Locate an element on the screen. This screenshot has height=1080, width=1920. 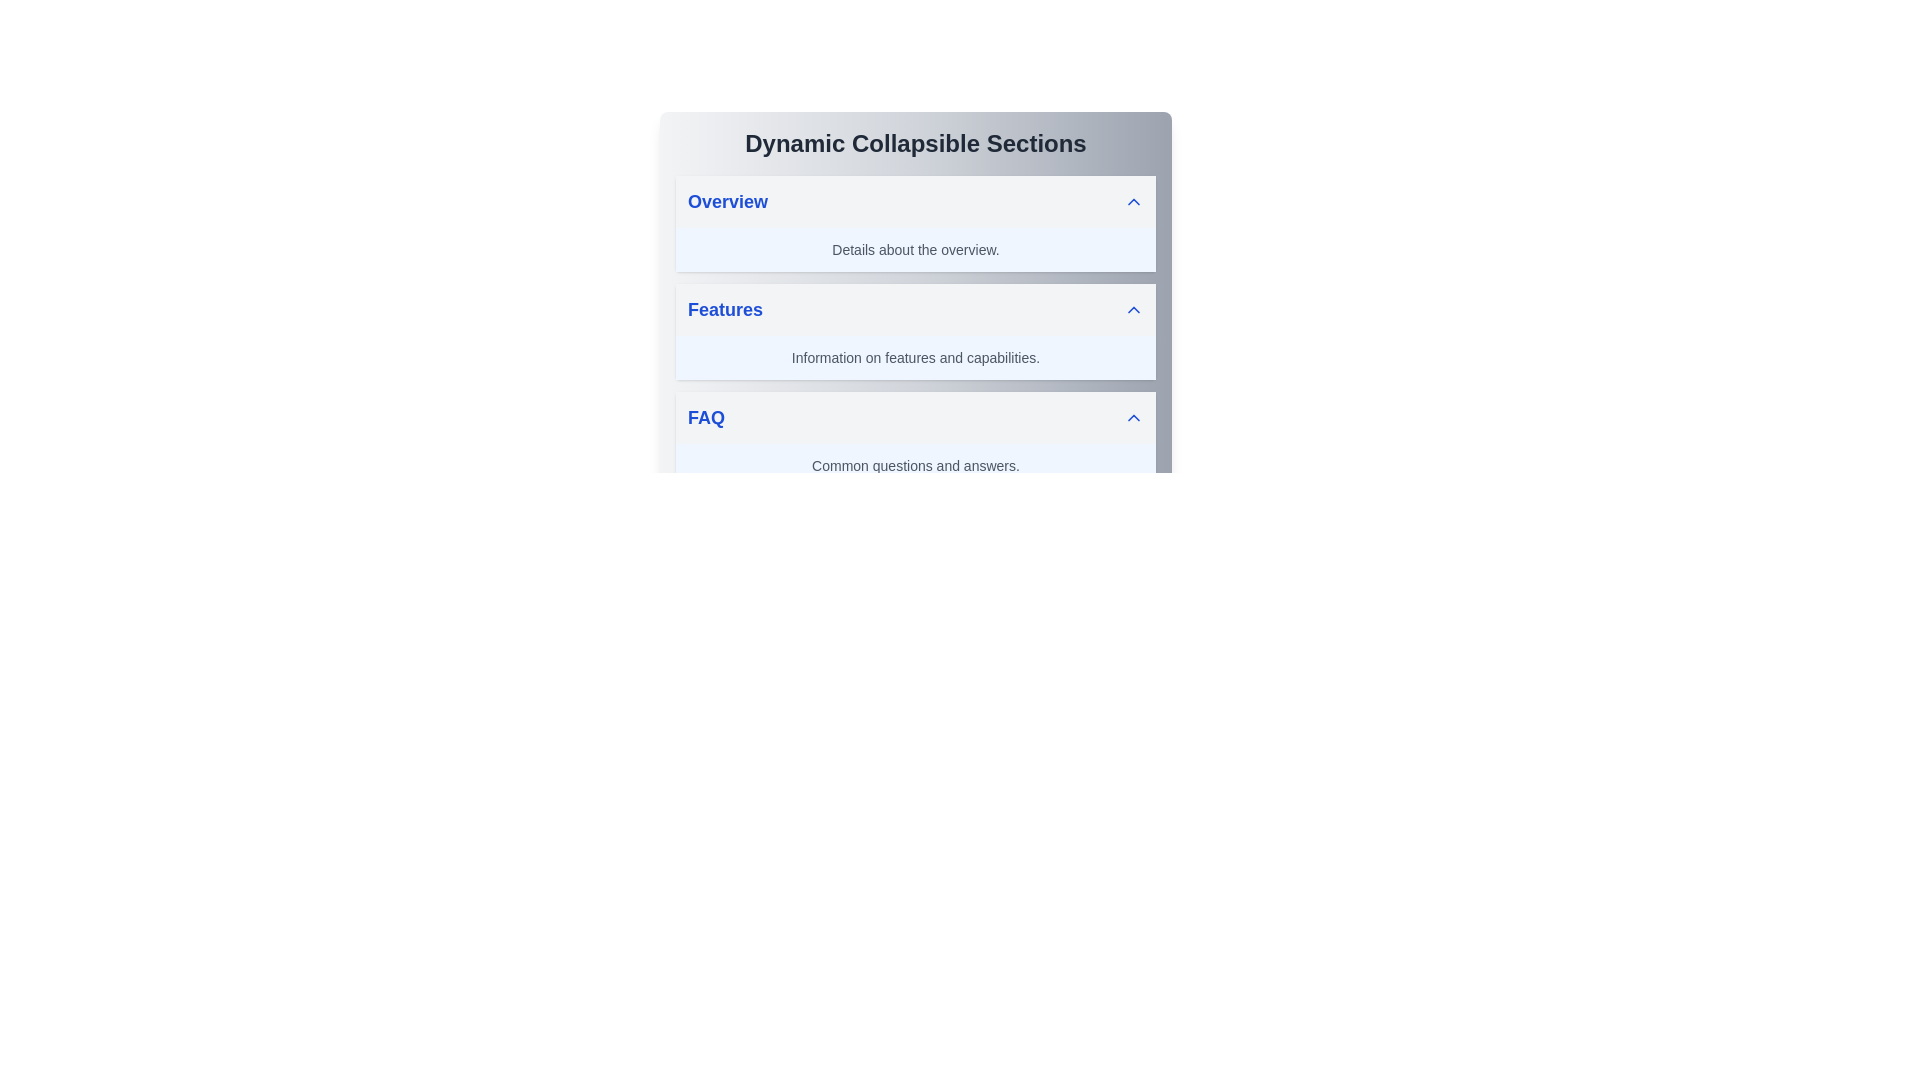
the 'FAQ' text label, styled in blue with bold font is located at coordinates (706, 416).